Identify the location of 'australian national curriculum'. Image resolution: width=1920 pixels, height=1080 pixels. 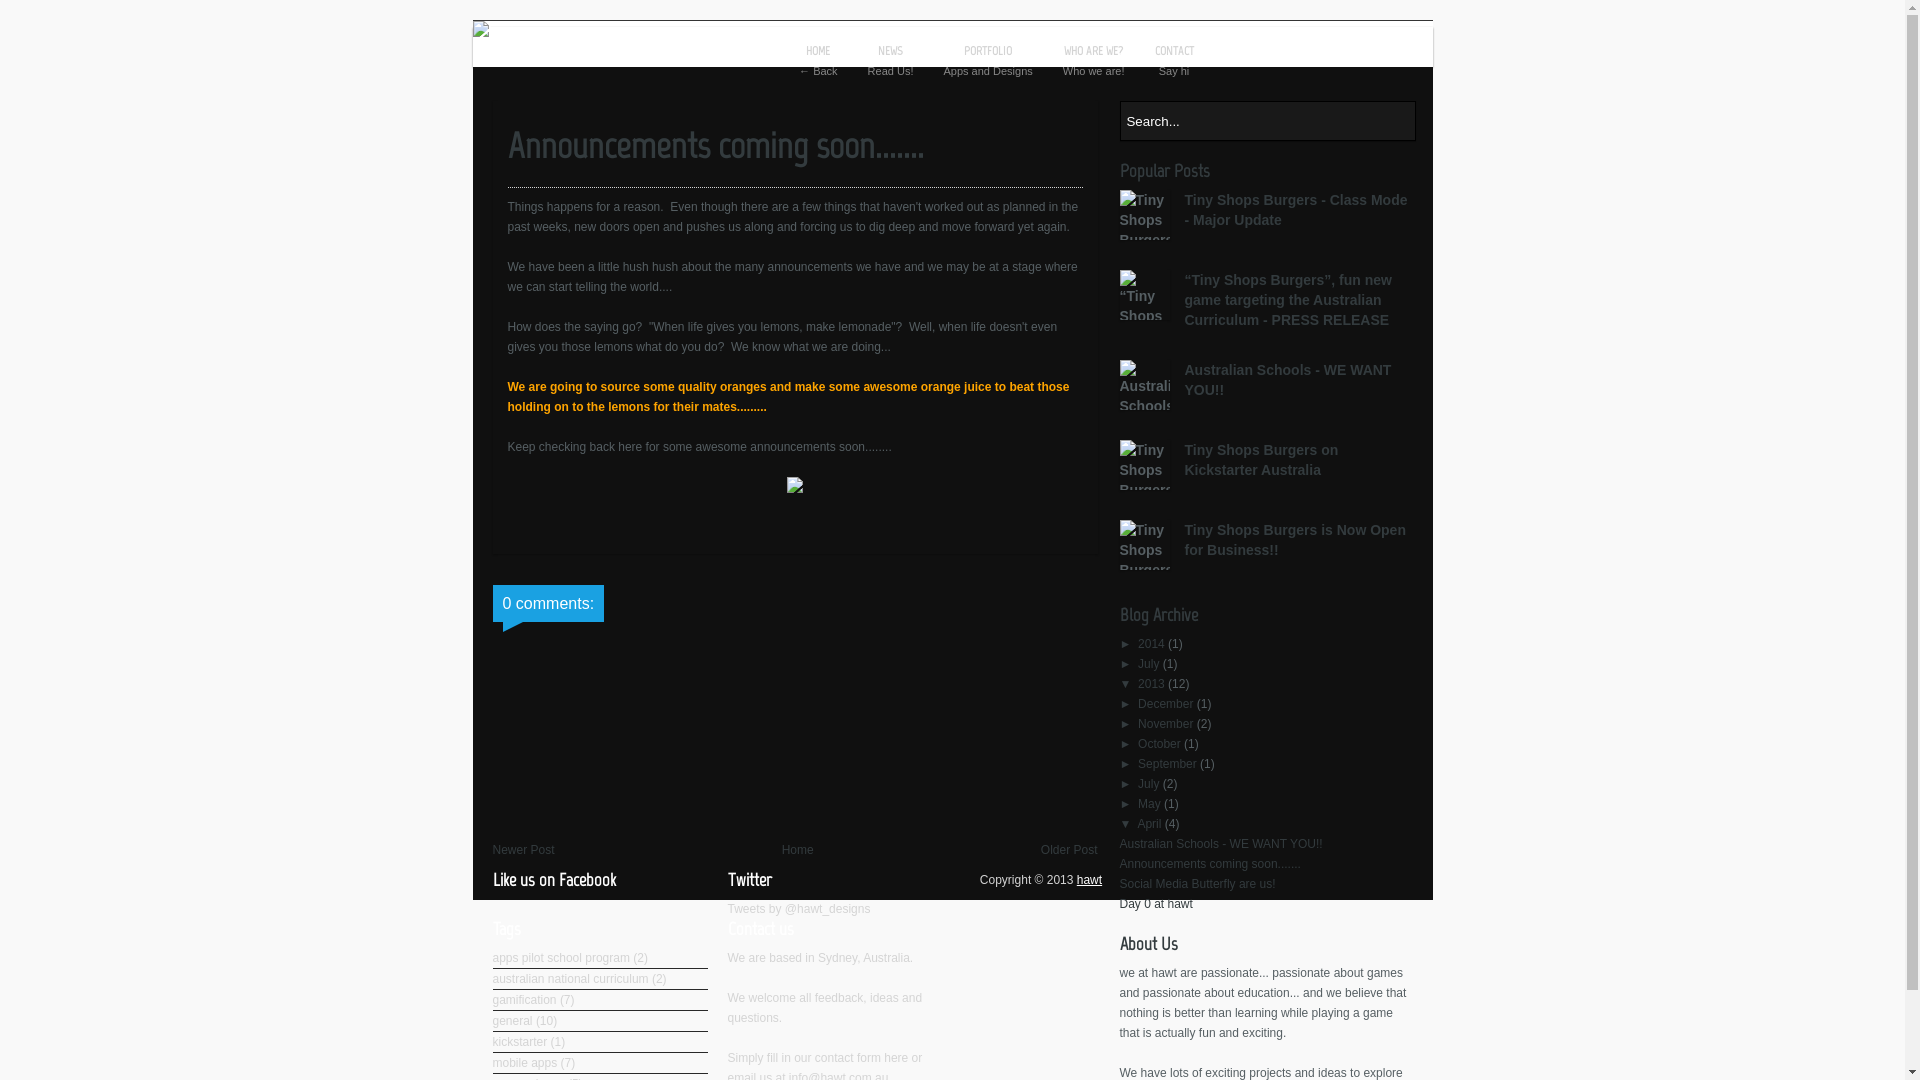
(491, 978).